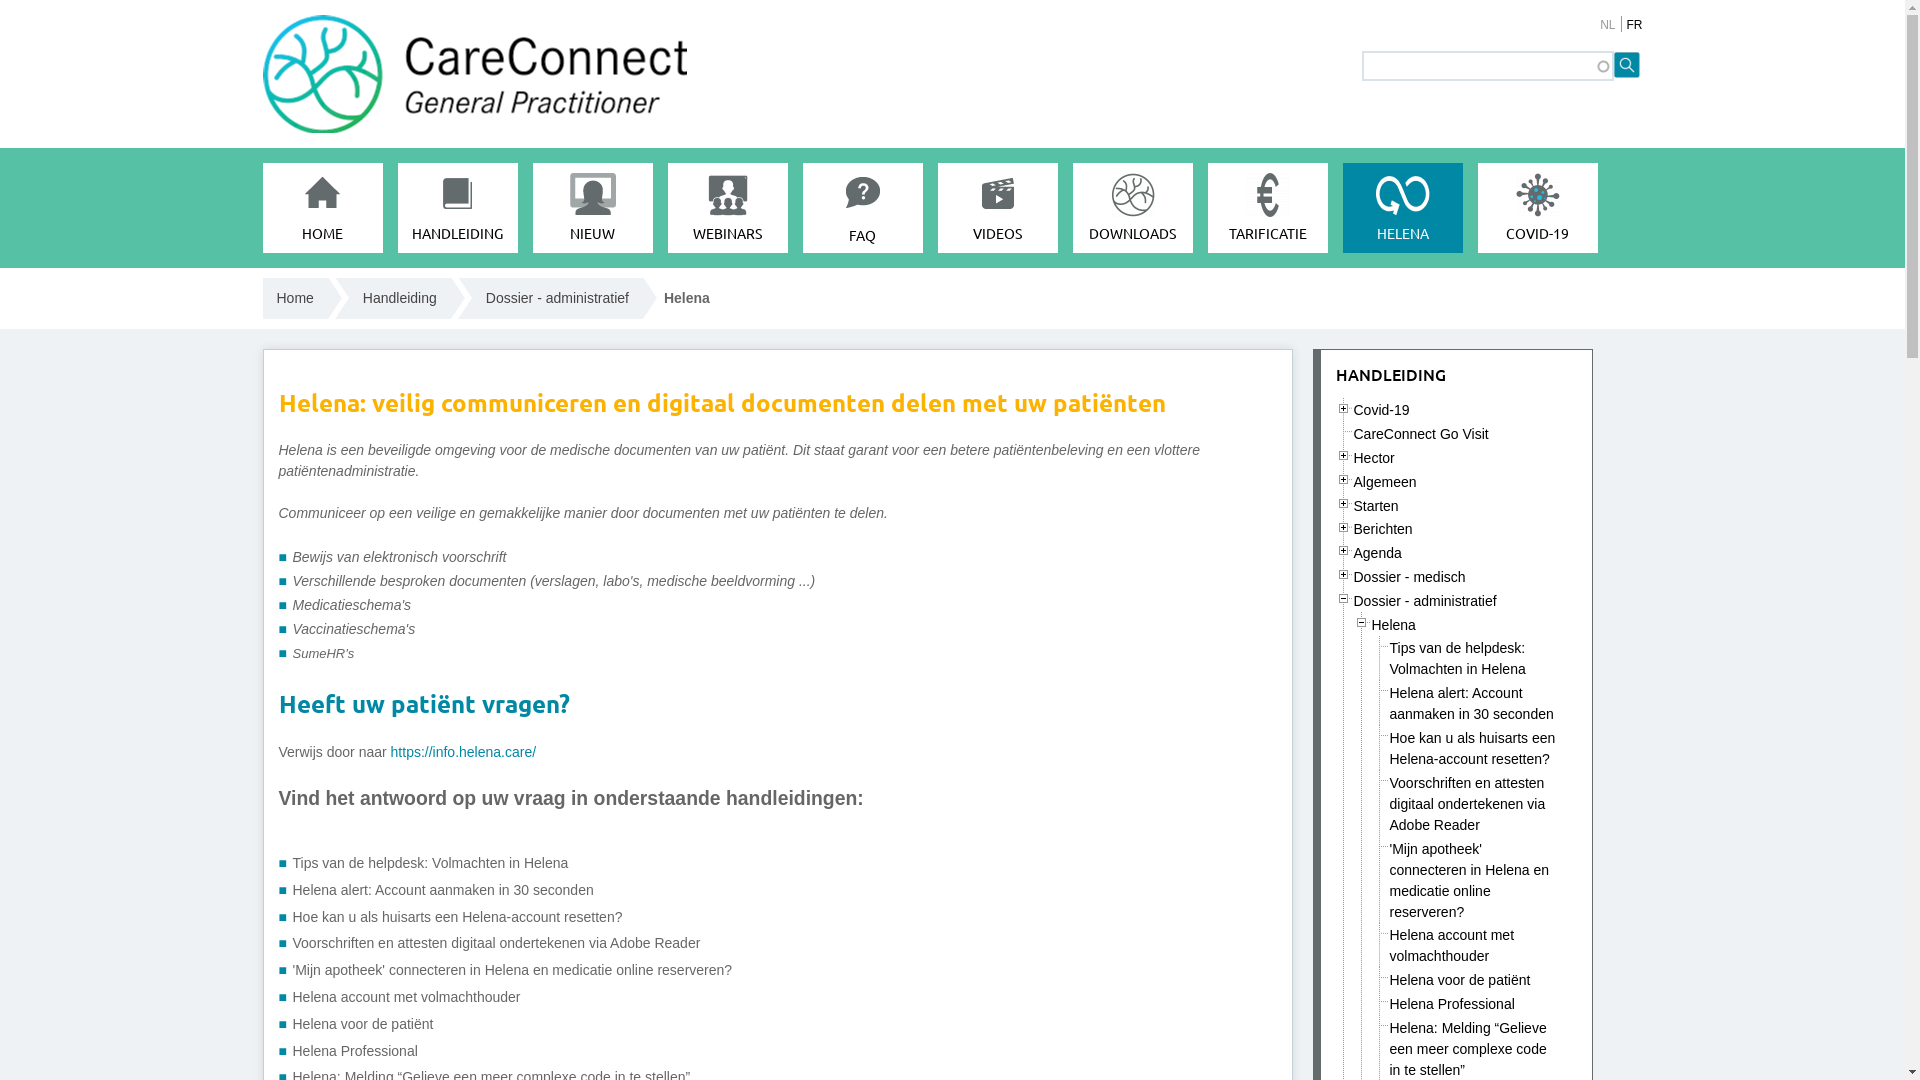 Image resolution: width=1920 pixels, height=1080 pixels. Describe the element at coordinates (1389, 945) in the screenshot. I see `'Helena account met volmachthouder'` at that location.